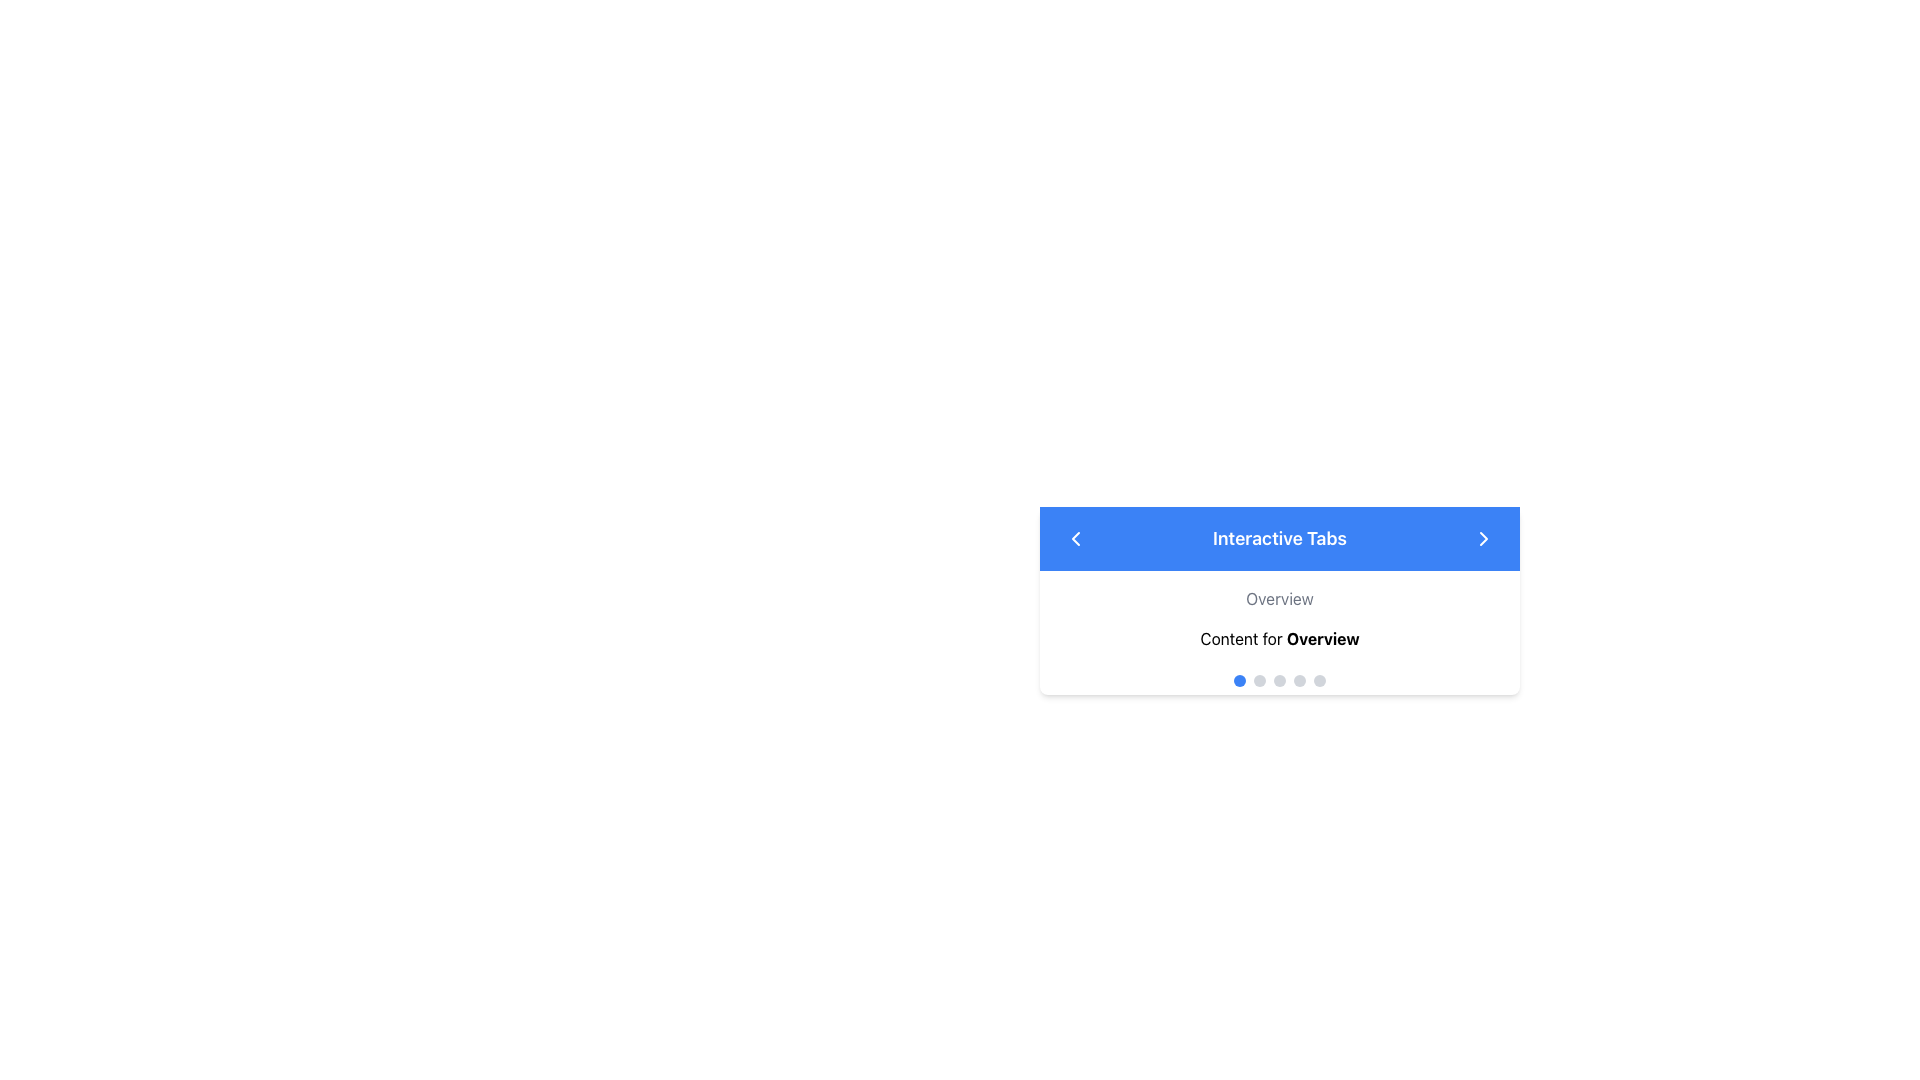  Describe the element at coordinates (1483, 538) in the screenshot. I see `the small triangular right arrow icon in the blue header bar next to 'Interactive Tabs'` at that location.